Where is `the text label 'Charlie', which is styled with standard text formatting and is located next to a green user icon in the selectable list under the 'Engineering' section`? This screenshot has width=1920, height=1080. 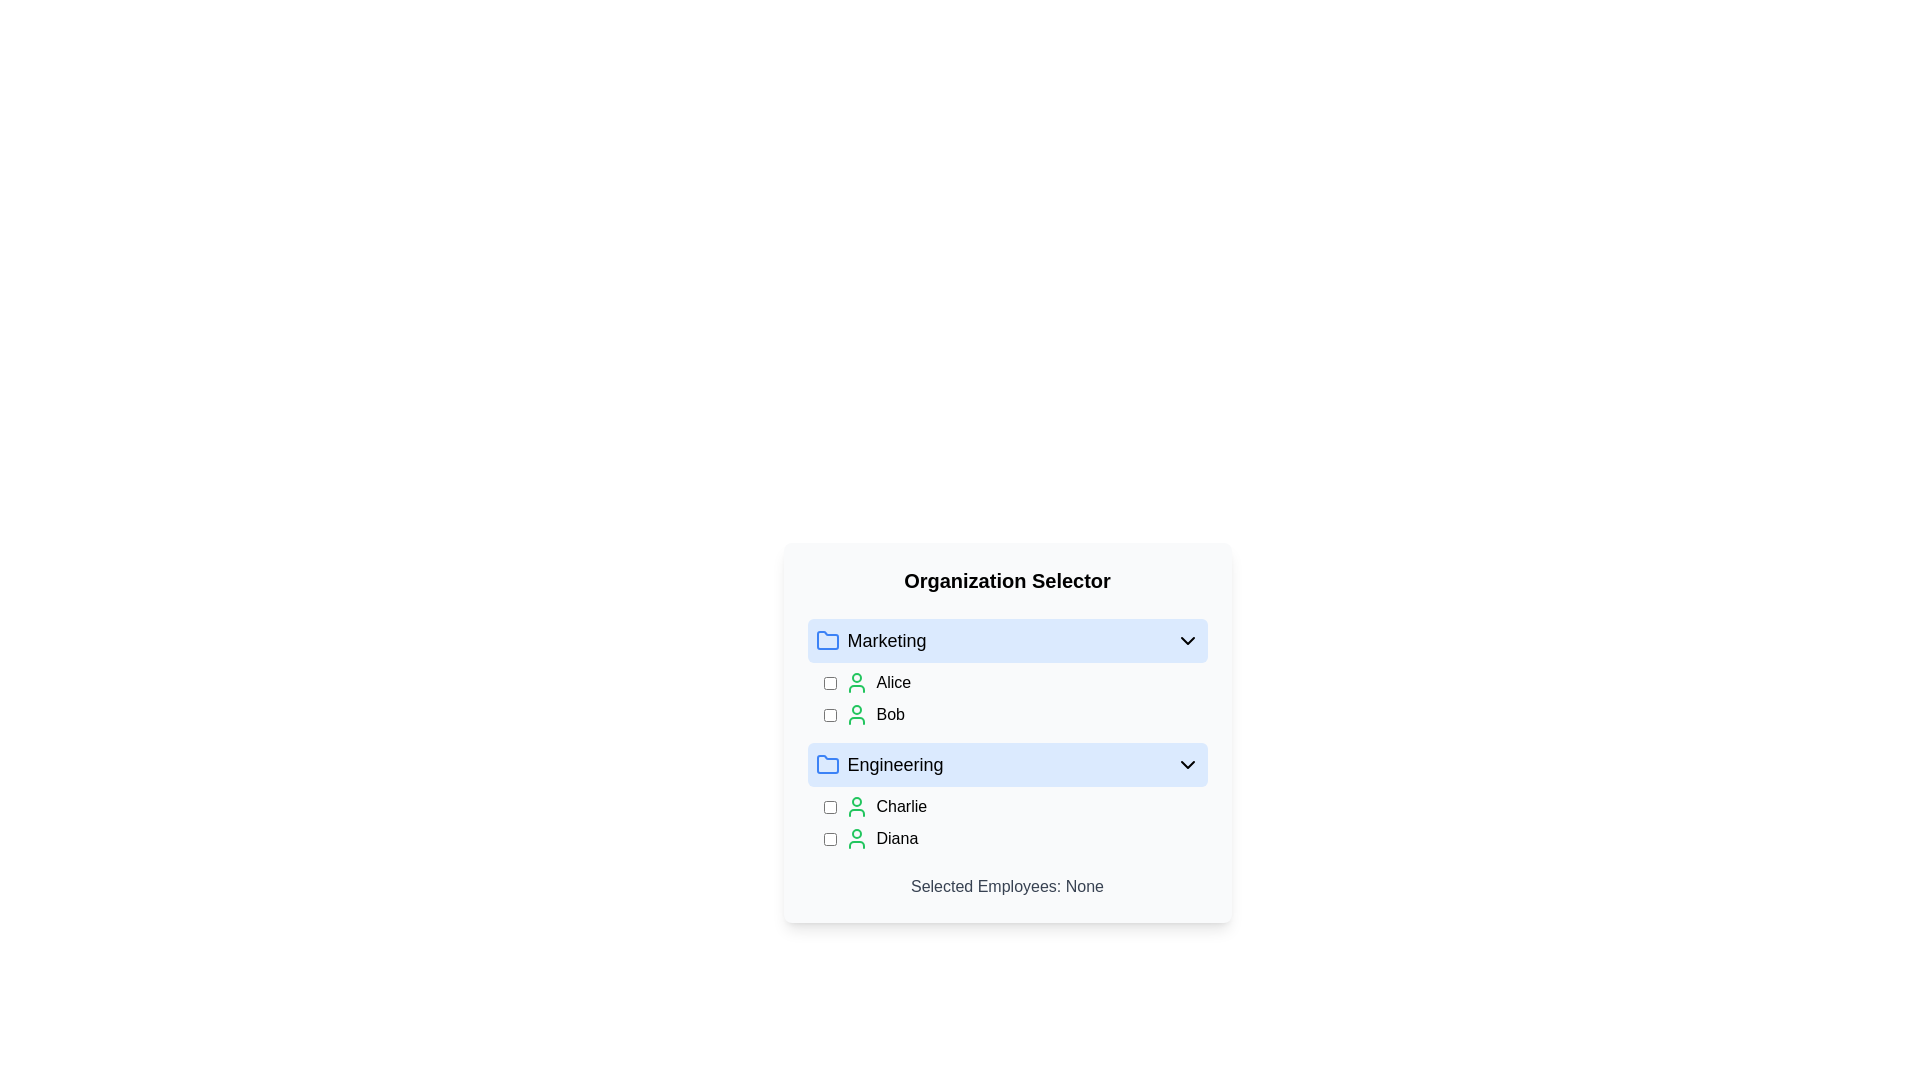
the text label 'Charlie', which is styled with standard text formatting and is located next to a green user icon in the selectable list under the 'Engineering' section is located at coordinates (900, 805).